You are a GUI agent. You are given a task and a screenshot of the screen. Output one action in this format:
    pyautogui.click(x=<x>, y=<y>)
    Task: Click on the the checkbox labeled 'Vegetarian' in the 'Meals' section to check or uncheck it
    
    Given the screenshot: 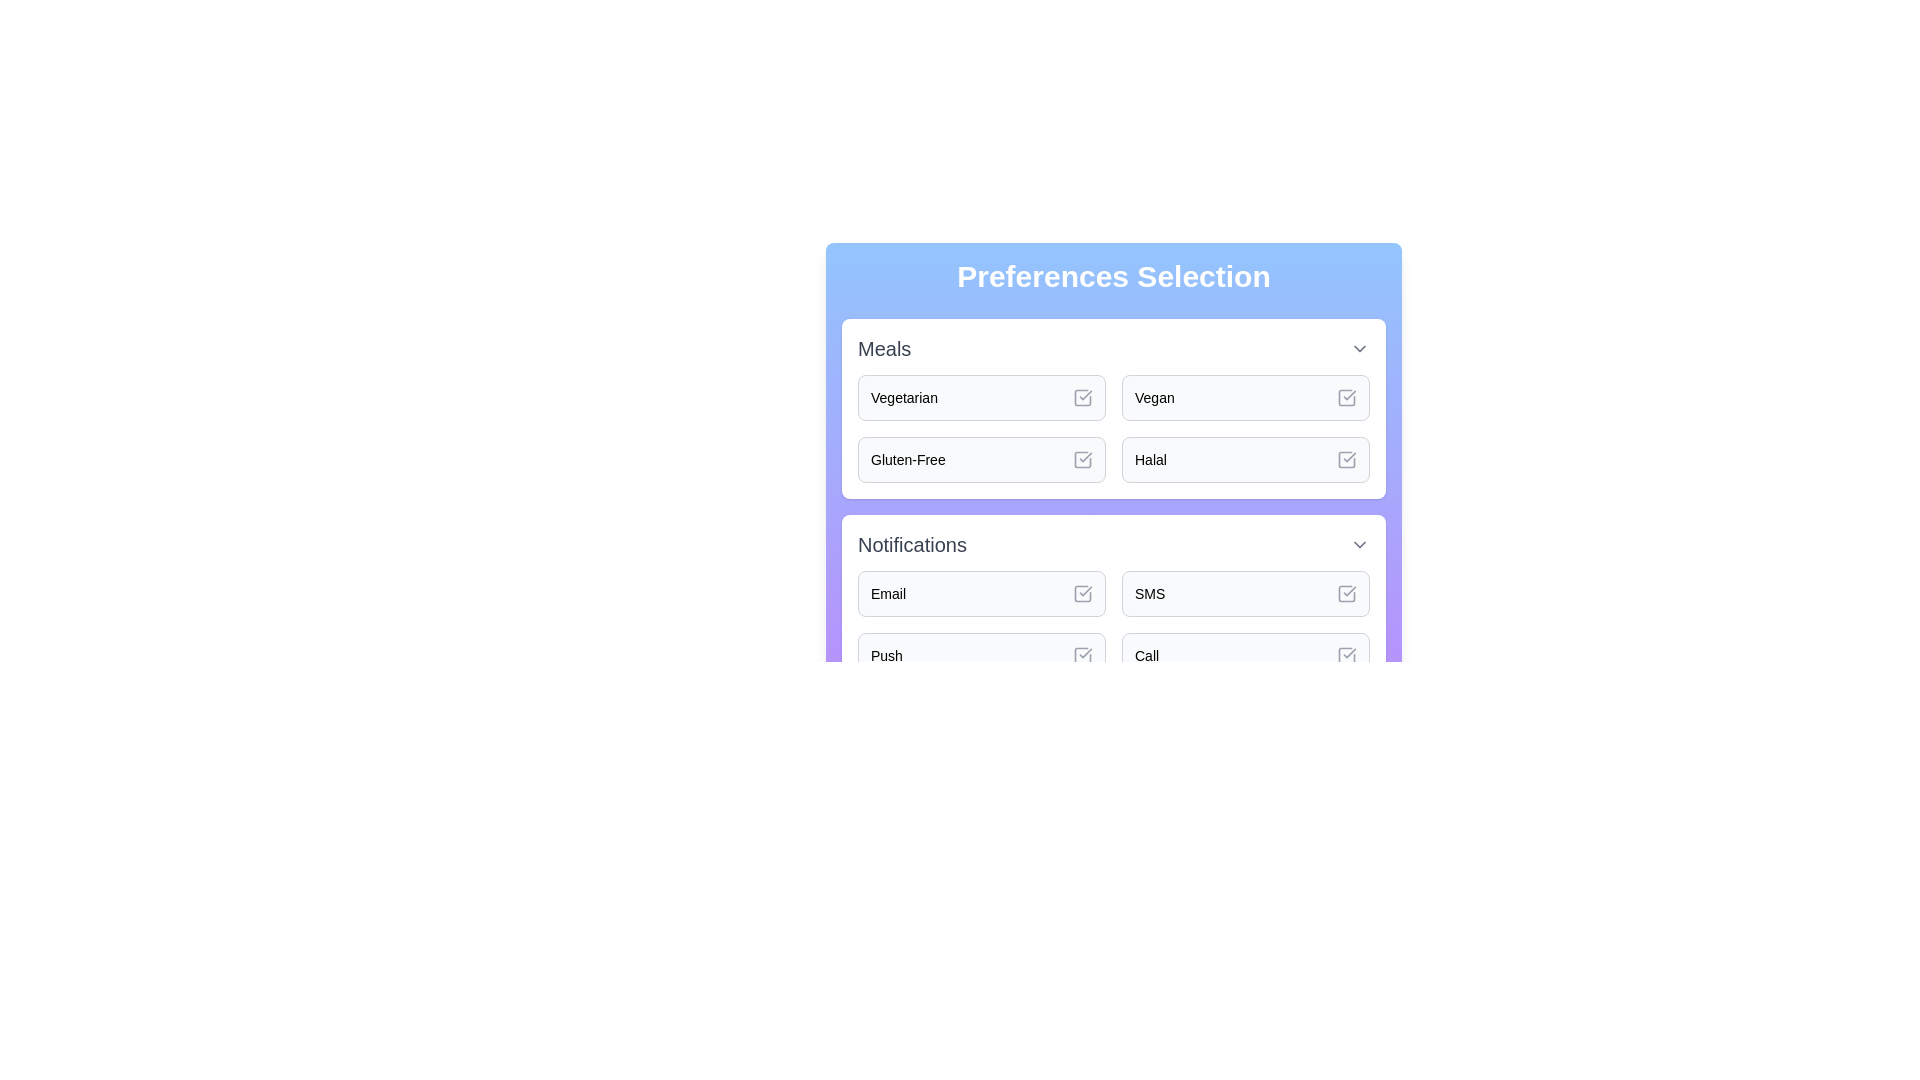 What is the action you would take?
    pyautogui.click(x=1082, y=397)
    